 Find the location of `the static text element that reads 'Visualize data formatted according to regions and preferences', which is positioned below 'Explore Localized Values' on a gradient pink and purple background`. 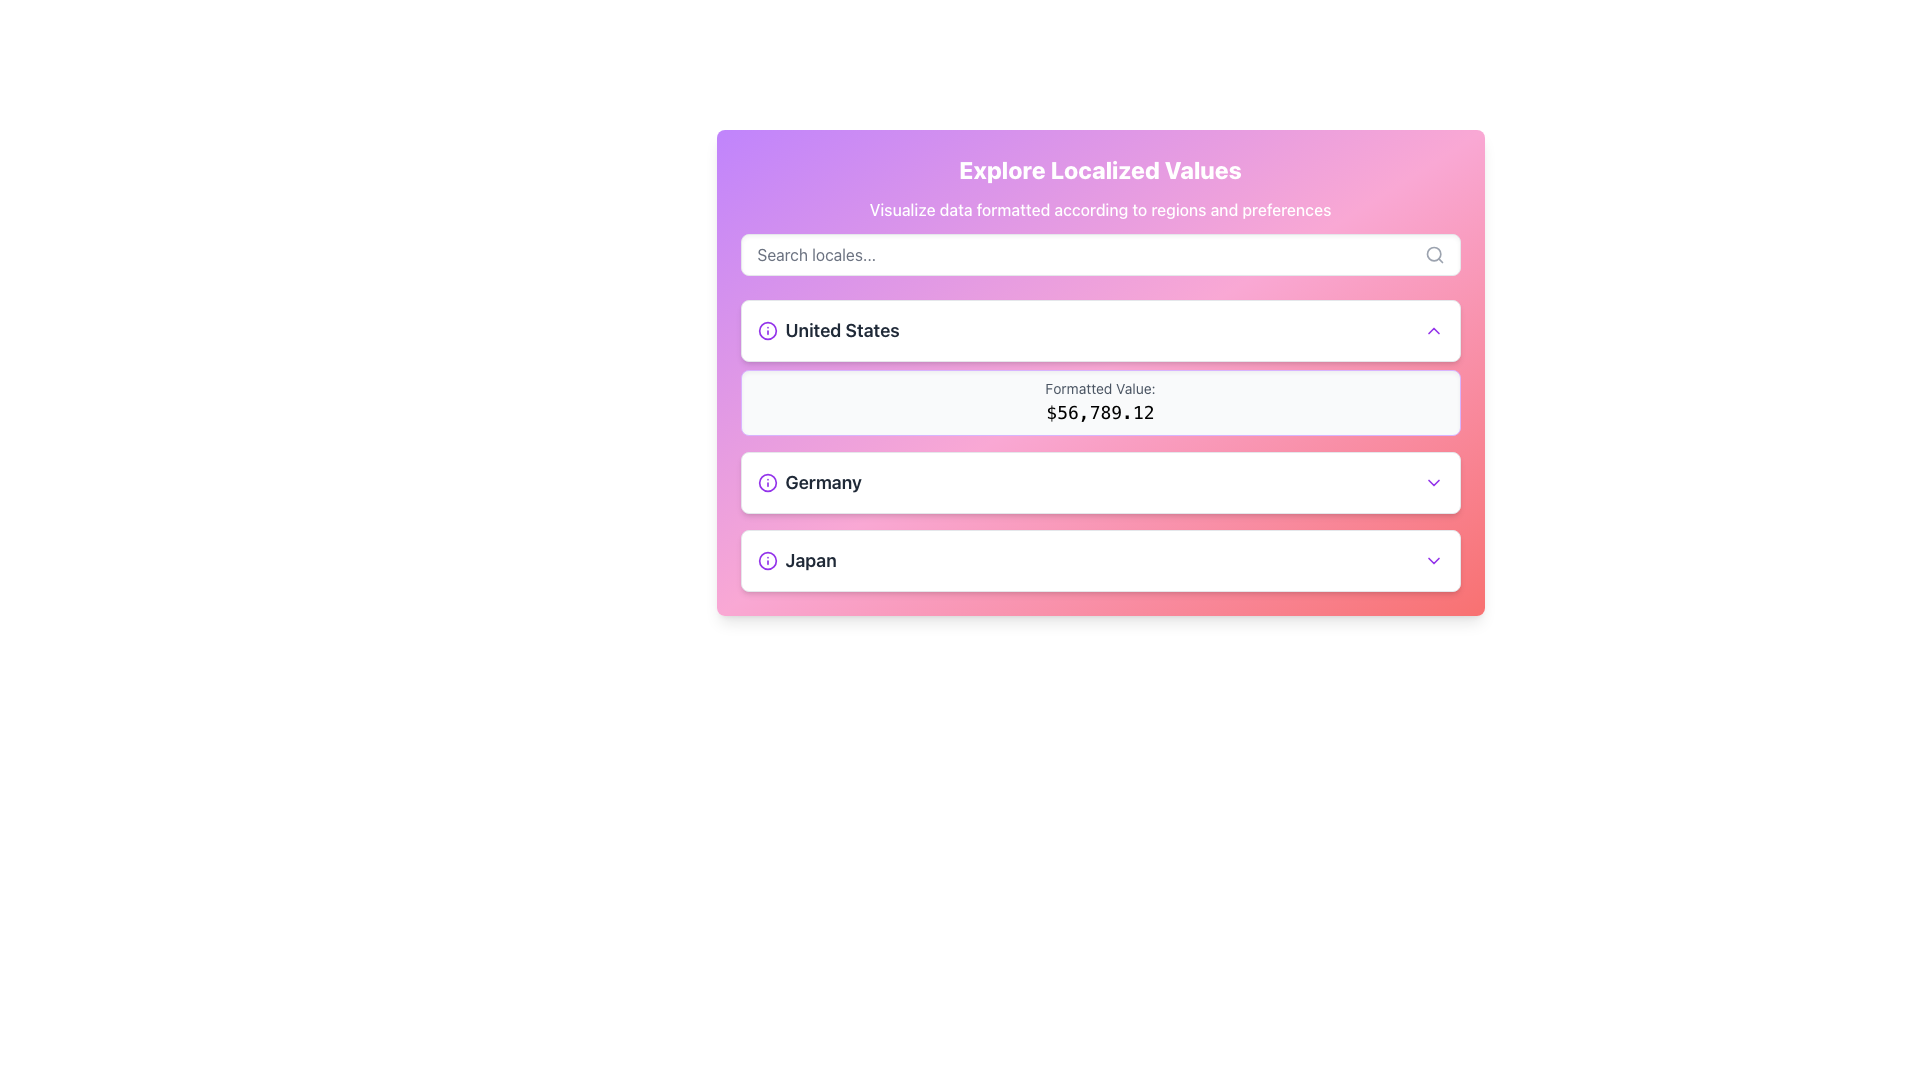

the static text element that reads 'Visualize data formatted according to regions and preferences', which is positioned below 'Explore Localized Values' on a gradient pink and purple background is located at coordinates (1099, 209).